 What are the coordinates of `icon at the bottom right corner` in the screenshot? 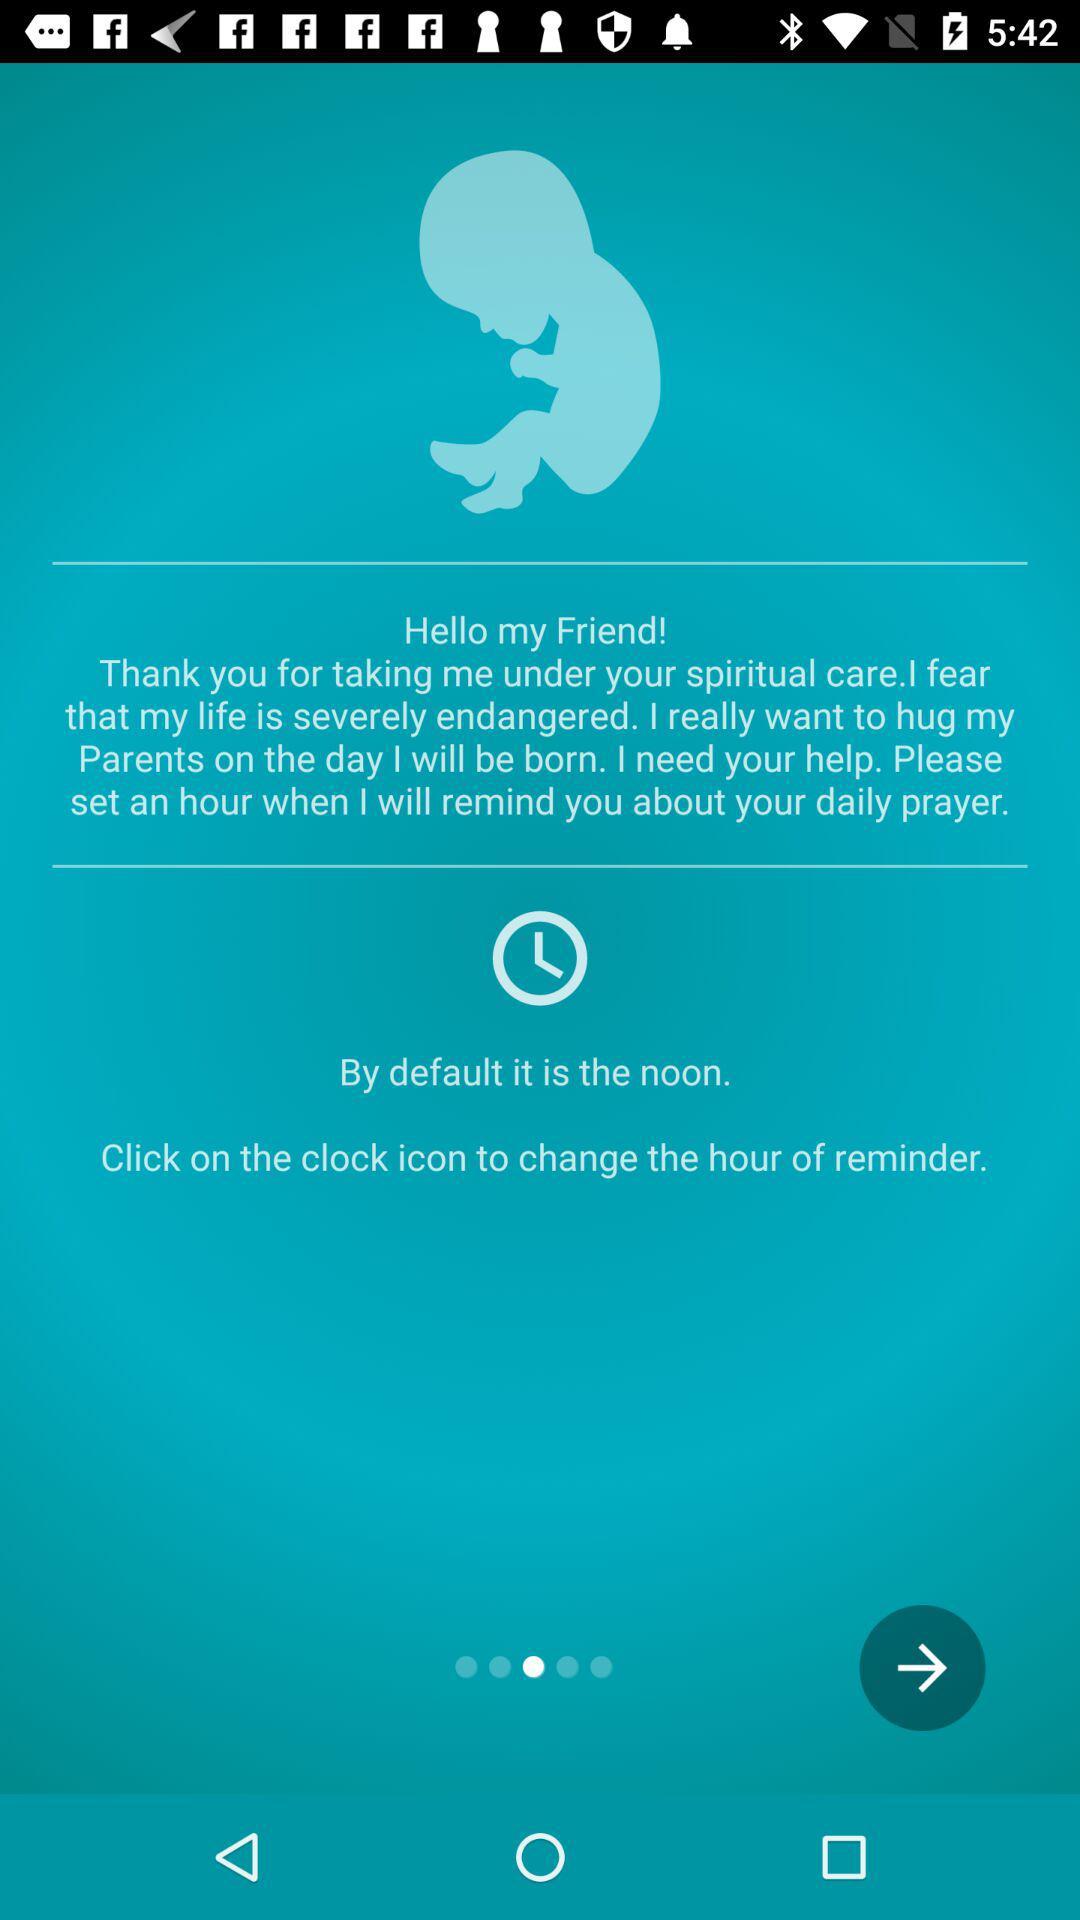 It's located at (922, 1668).